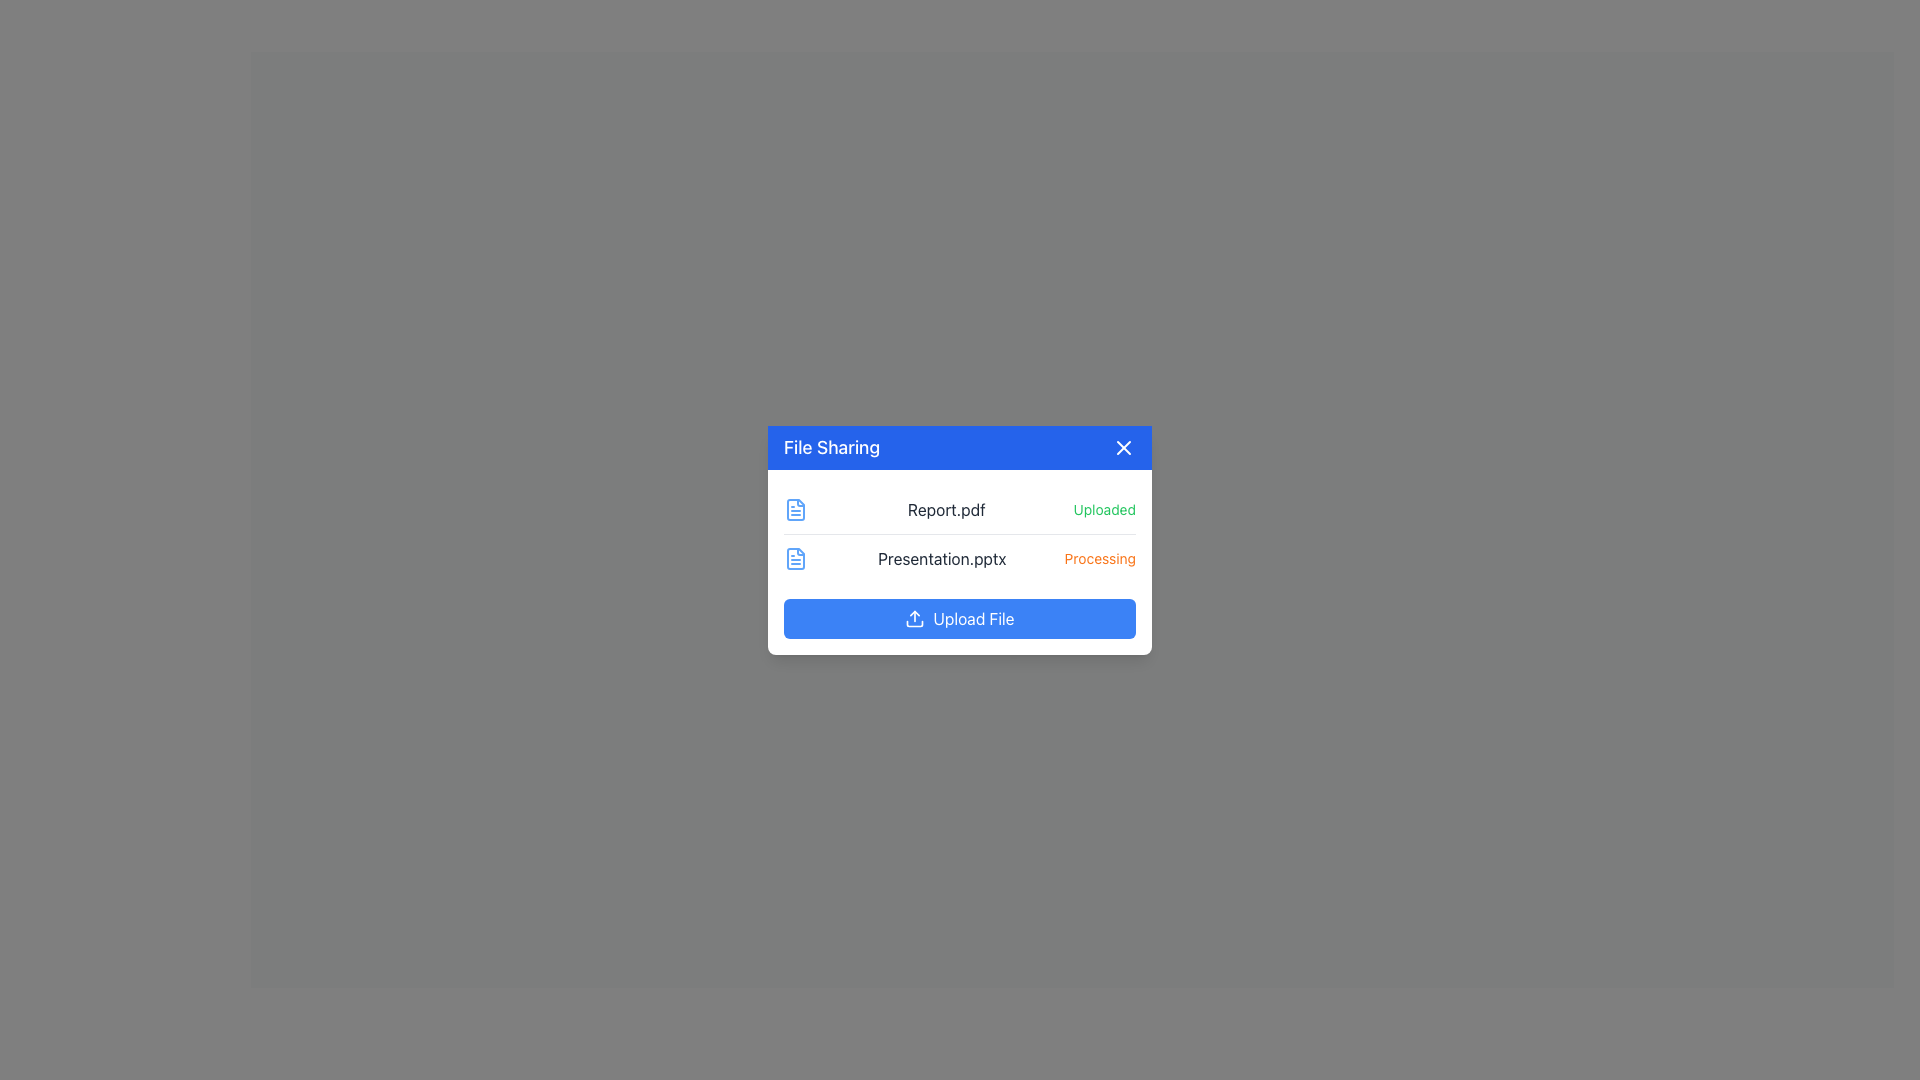  Describe the element at coordinates (1099, 558) in the screenshot. I see `the 'Processing' label, which is styled in small orange text and indicates ongoing status, located at the far right of the row containing 'Presentation.pptx' in the file sharing dialog` at that location.